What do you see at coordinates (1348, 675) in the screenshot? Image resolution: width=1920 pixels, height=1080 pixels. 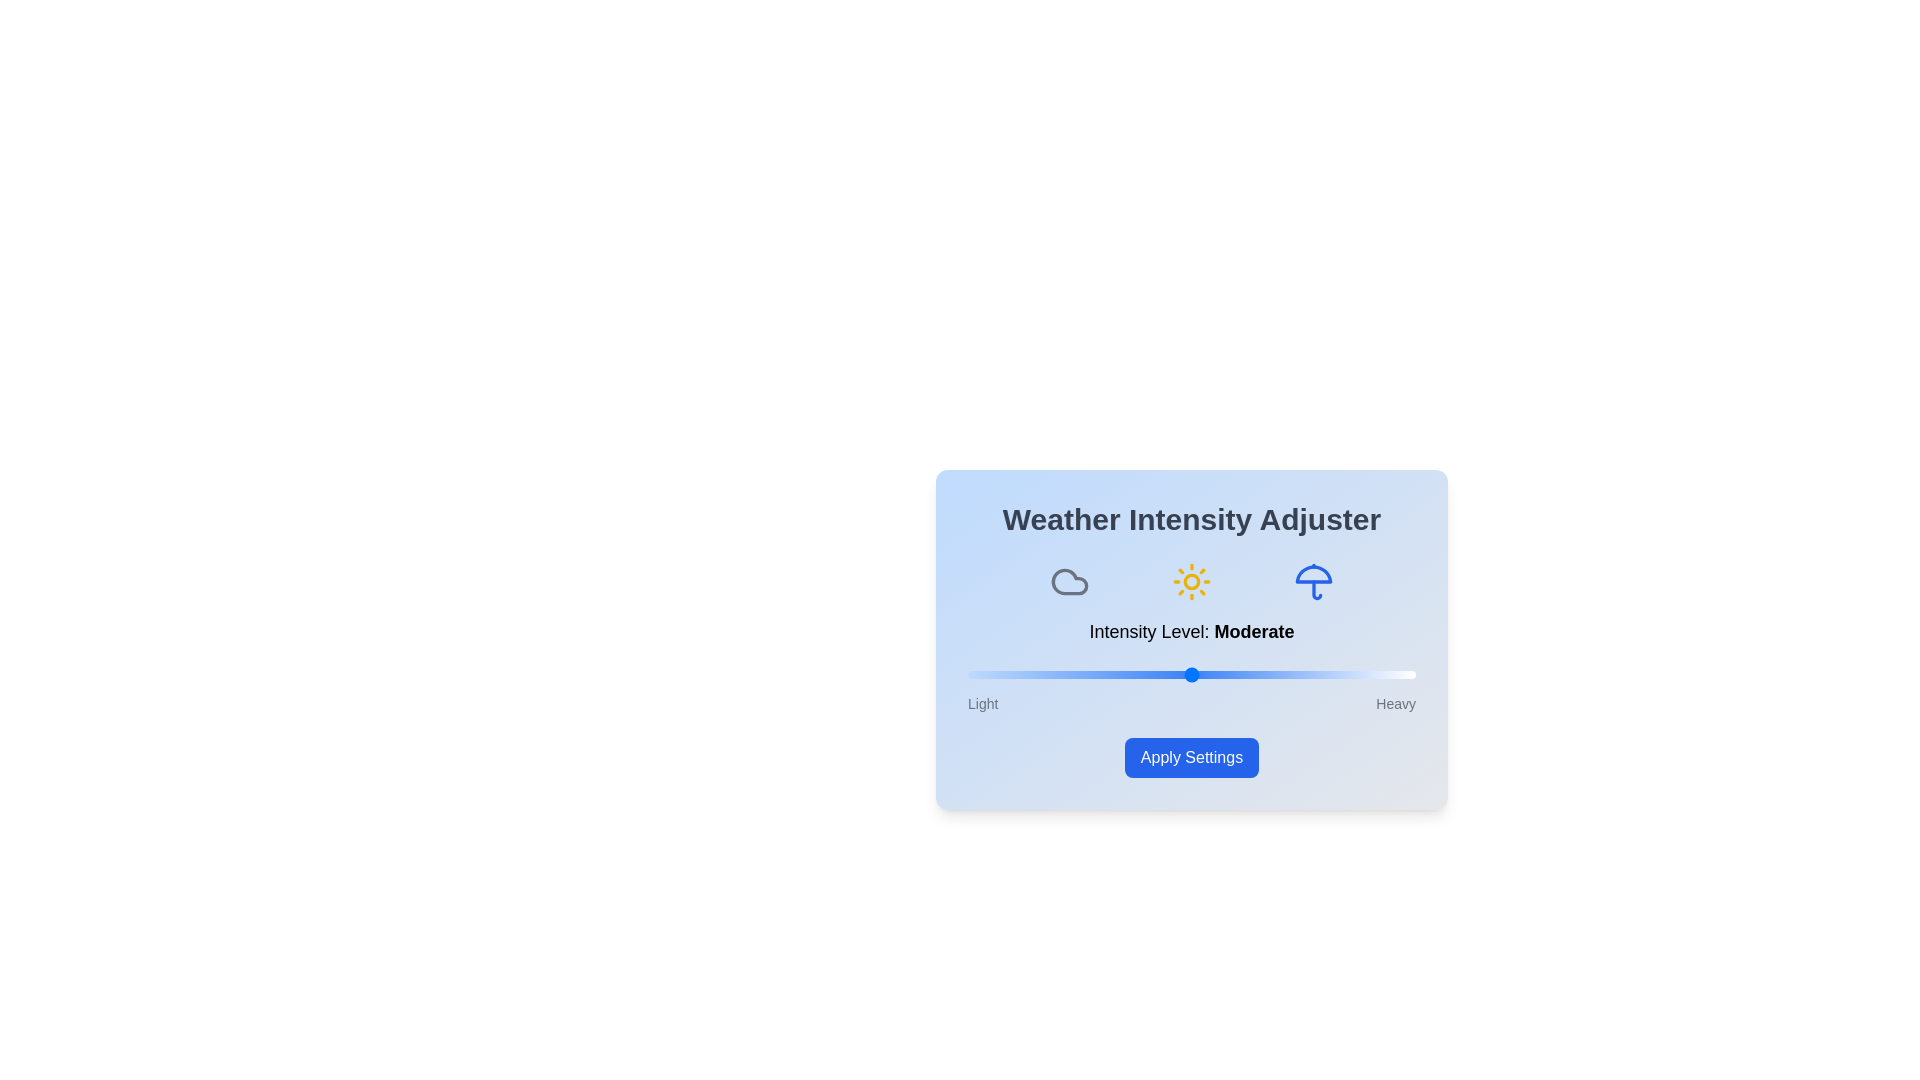 I see `the weather intensity slider to 85%` at bounding box center [1348, 675].